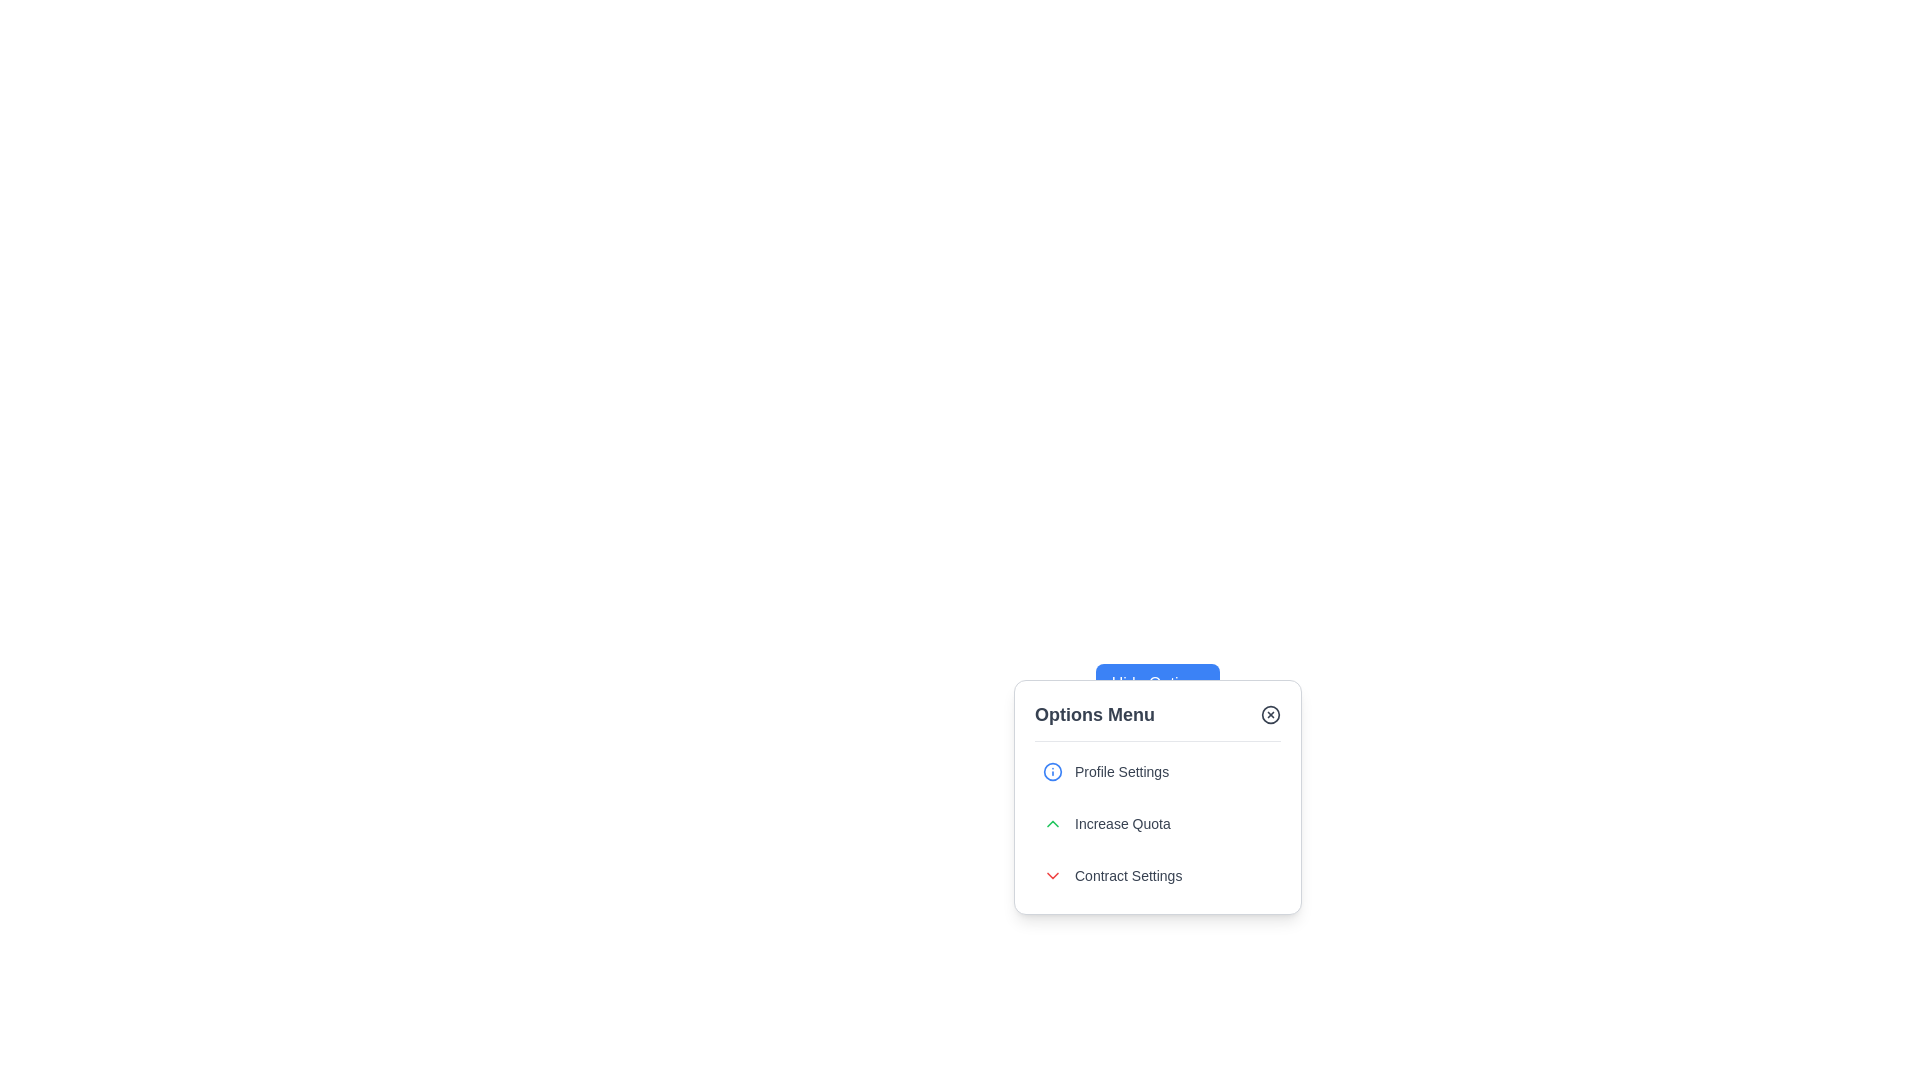  What do you see at coordinates (1051, 874) in the screenshot?
I see `the icon button located in the bottommost row of the options menu` at bounding box center [1051, 874].